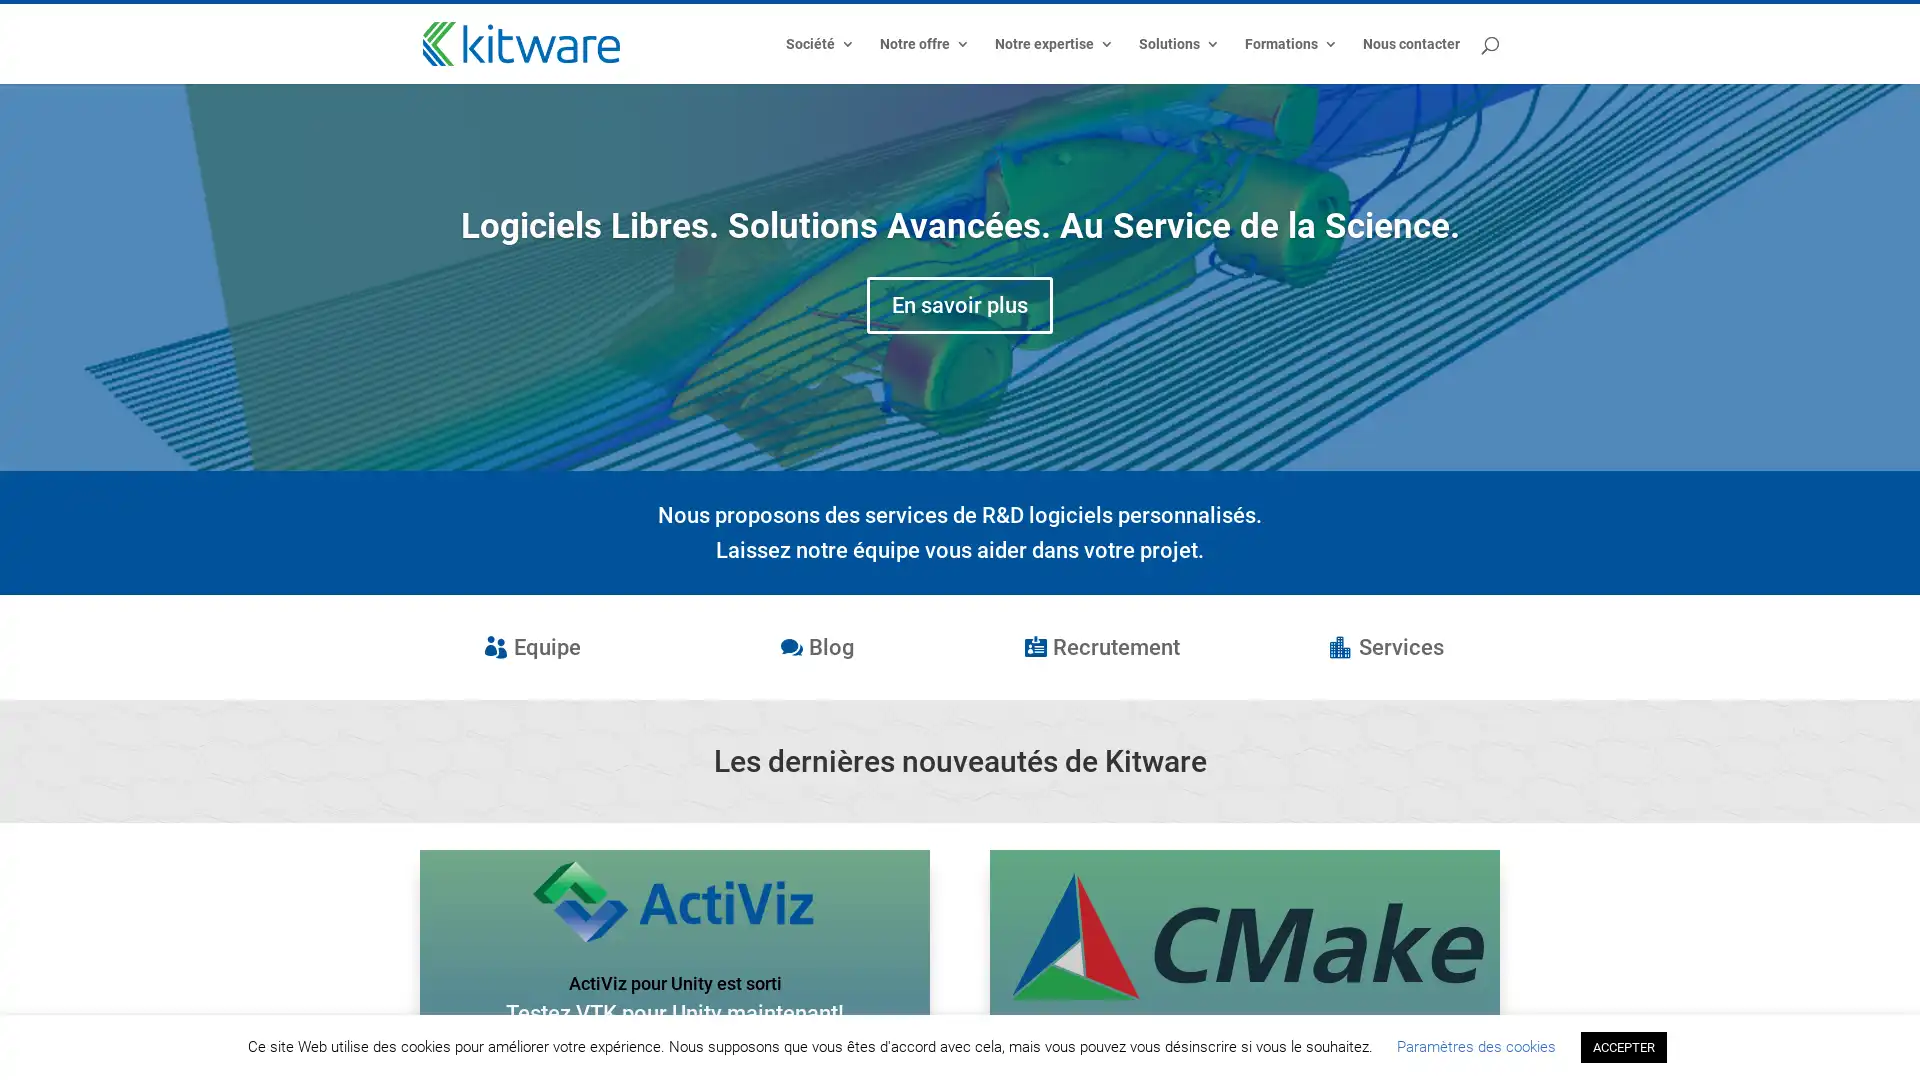  What do you see at coordinates (1623, 1046) in the screenshot?
I see `ACCEPTER` at bounding box center [1623, 1046].